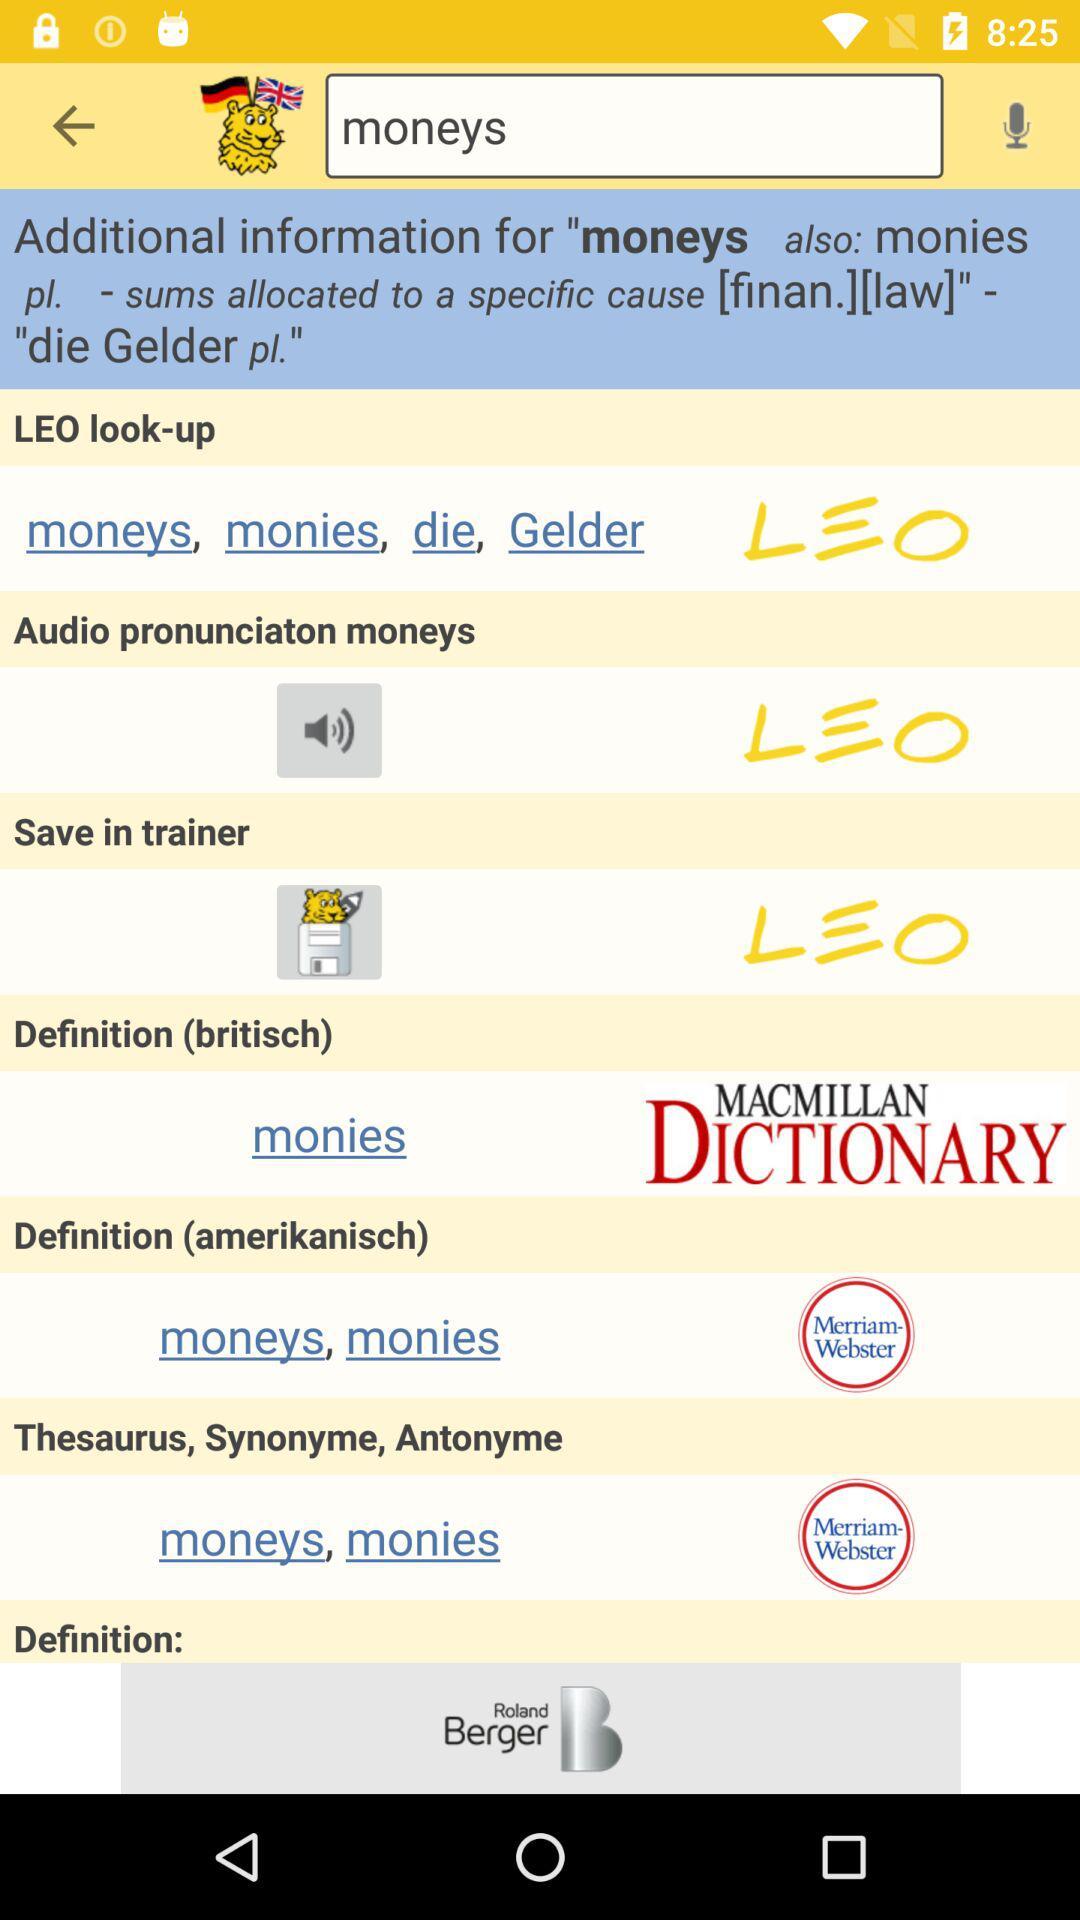 The image size is (1080, 1920). I want to click on see the options, so click(250, 124).